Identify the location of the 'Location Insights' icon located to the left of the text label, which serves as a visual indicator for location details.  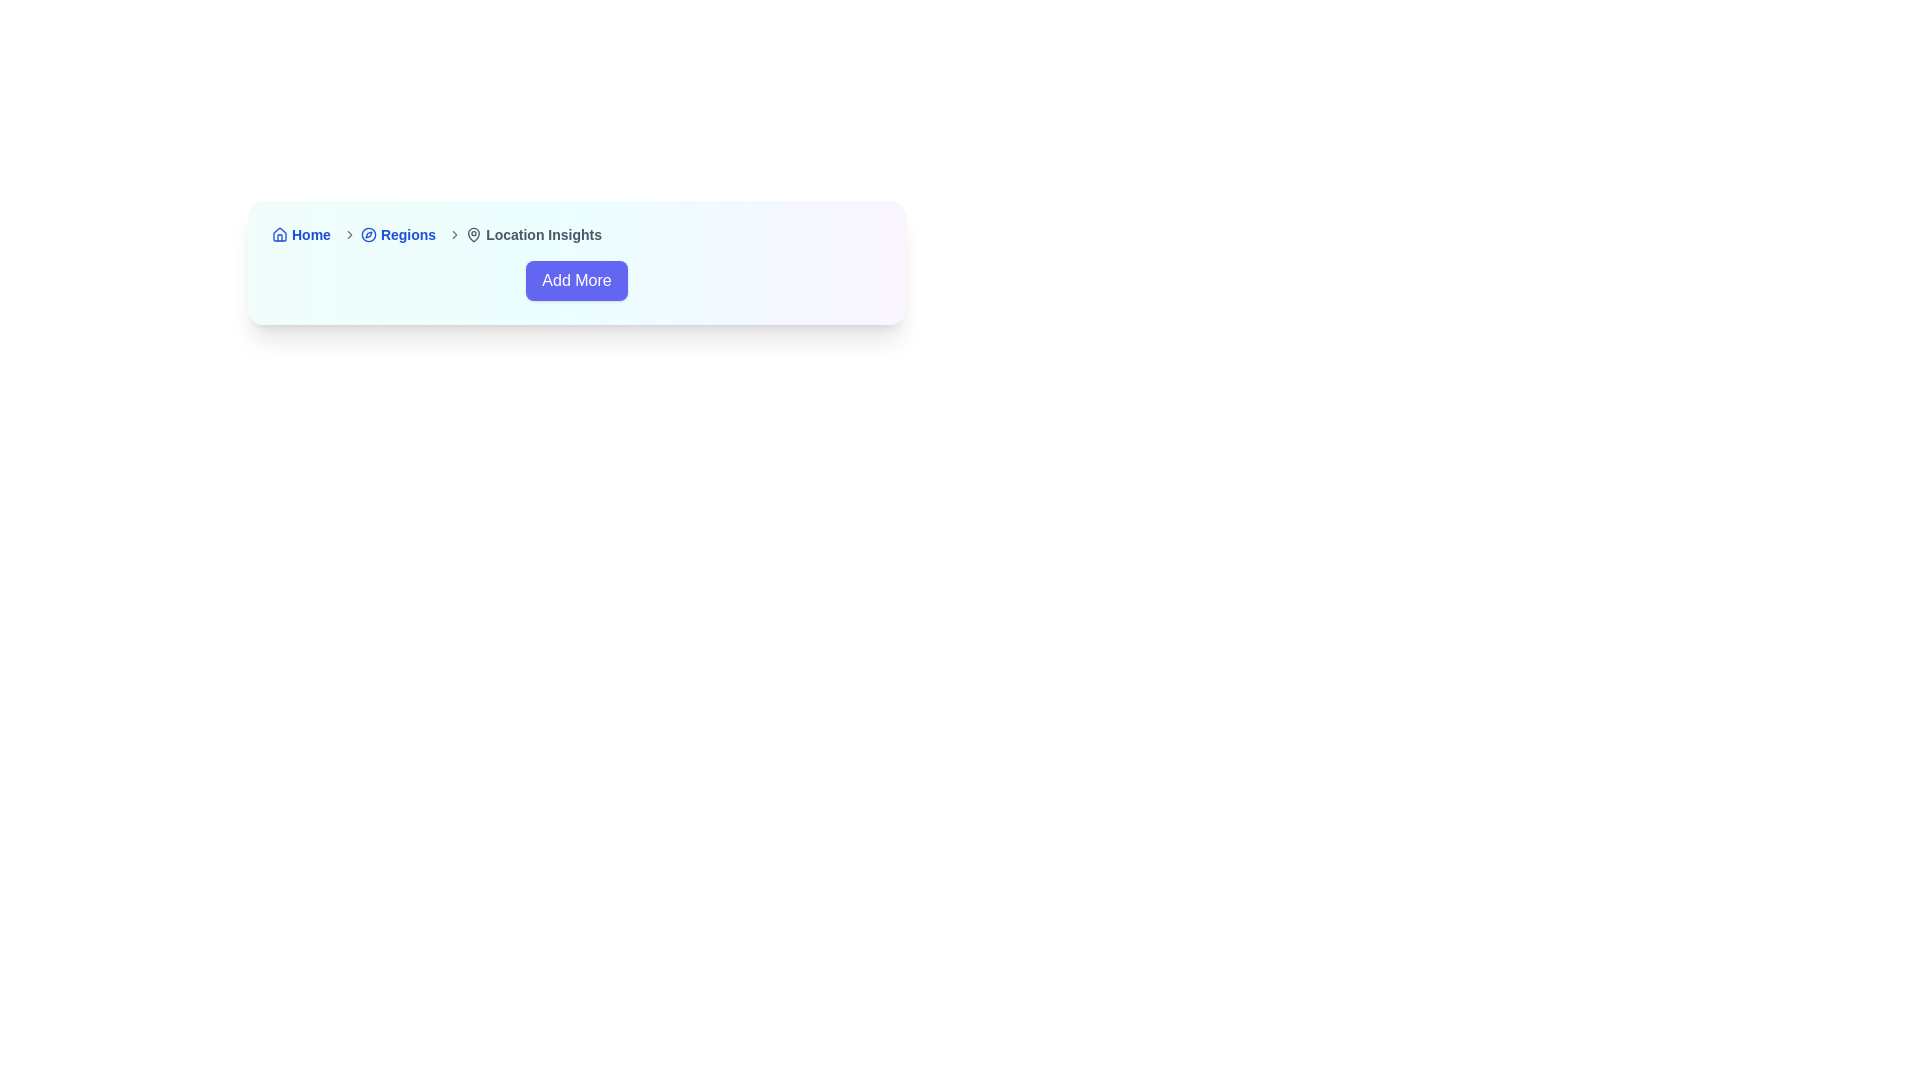
(473, 234).